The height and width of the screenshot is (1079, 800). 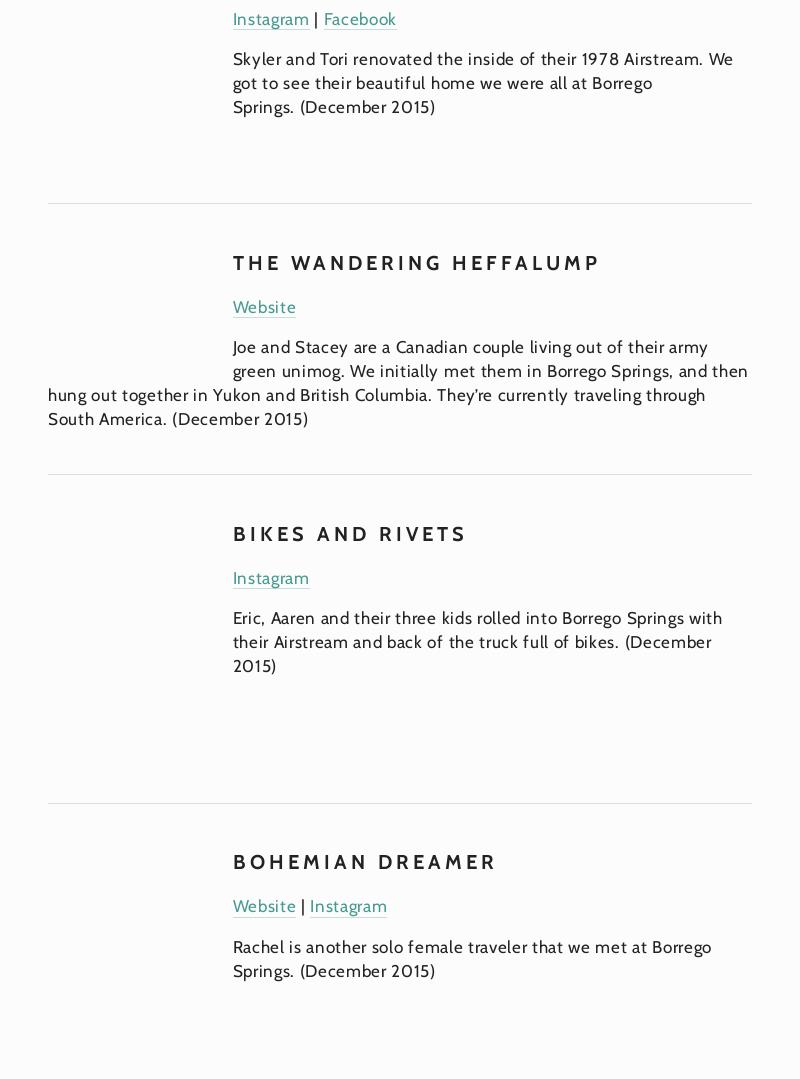 I want to click on 'Bohemian Dreamer', so click(x=231, y=862).